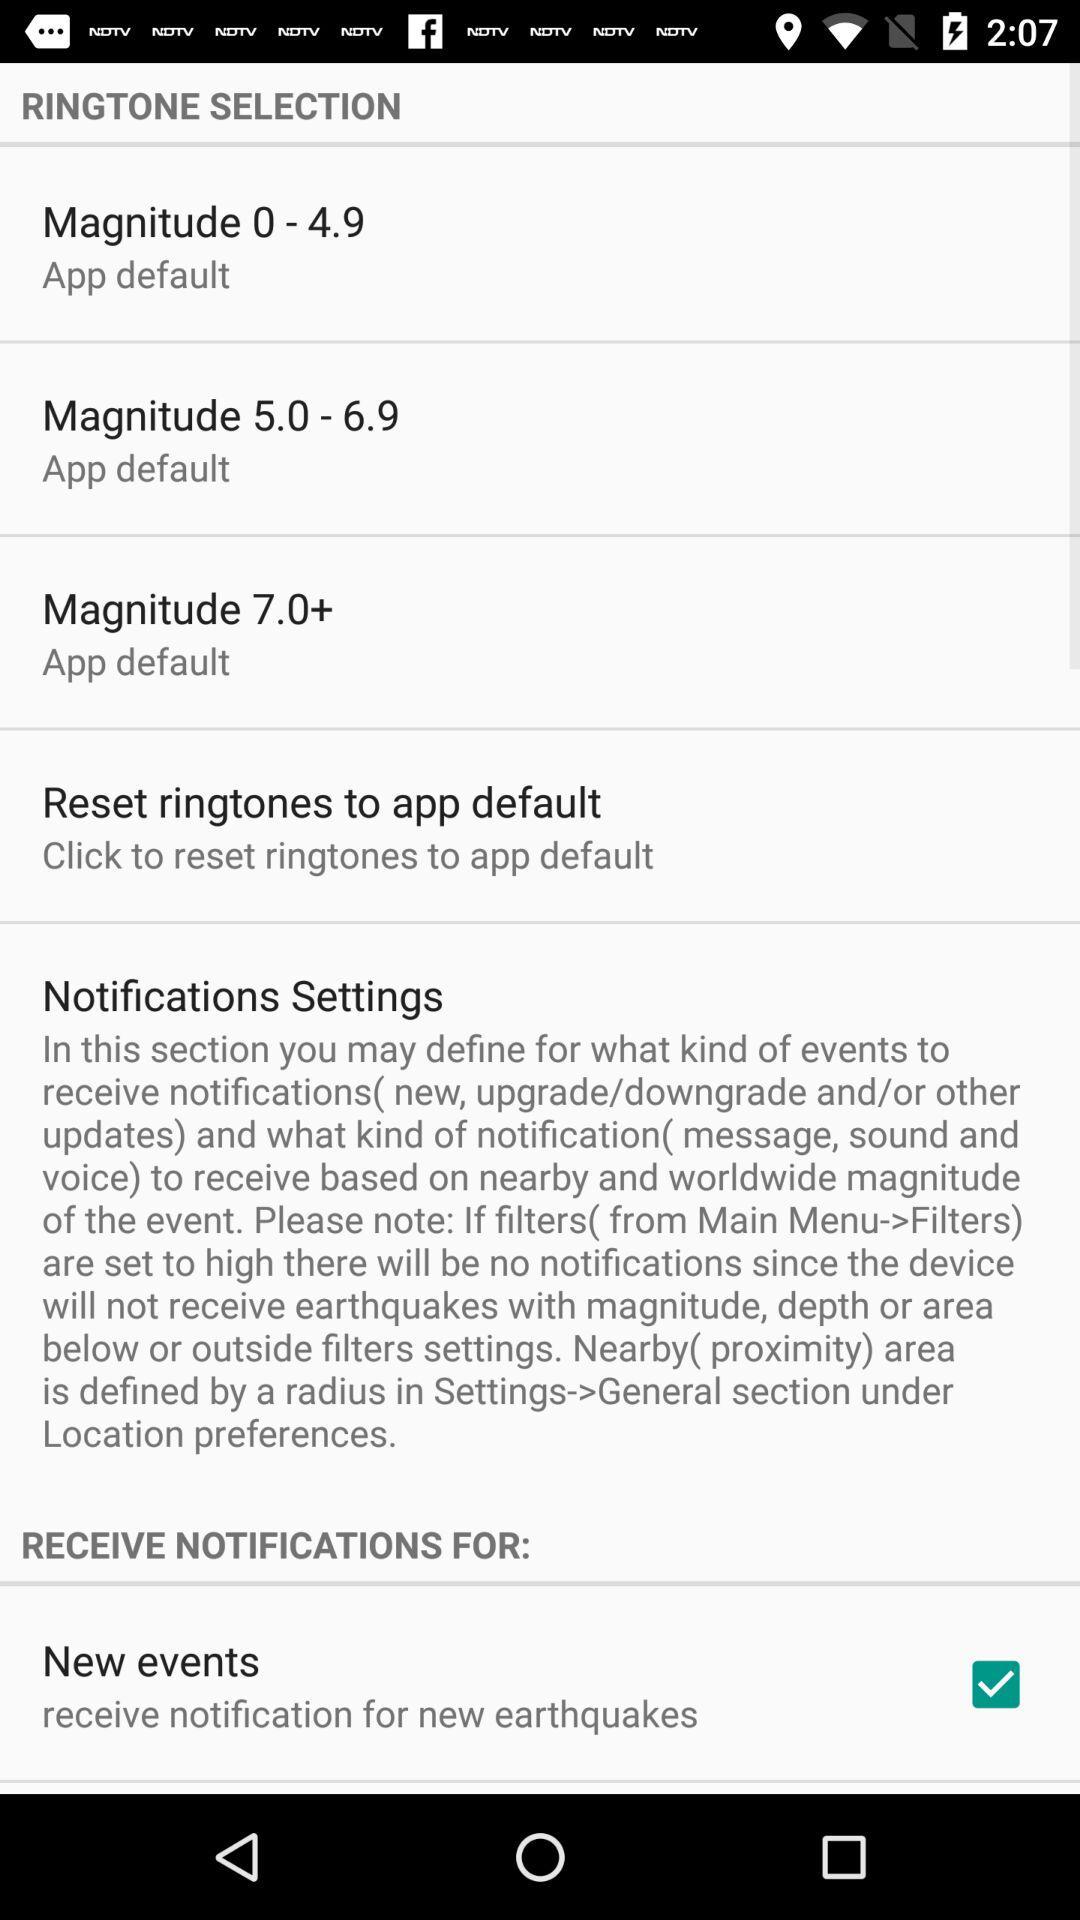 Image resolution: width=1080 pixels, height=1920 pixels. What do you see at coordinates (995, 1683) in the screenshot?
I see `app below receive notifications for: icon` at bounding box center [995, 1683].